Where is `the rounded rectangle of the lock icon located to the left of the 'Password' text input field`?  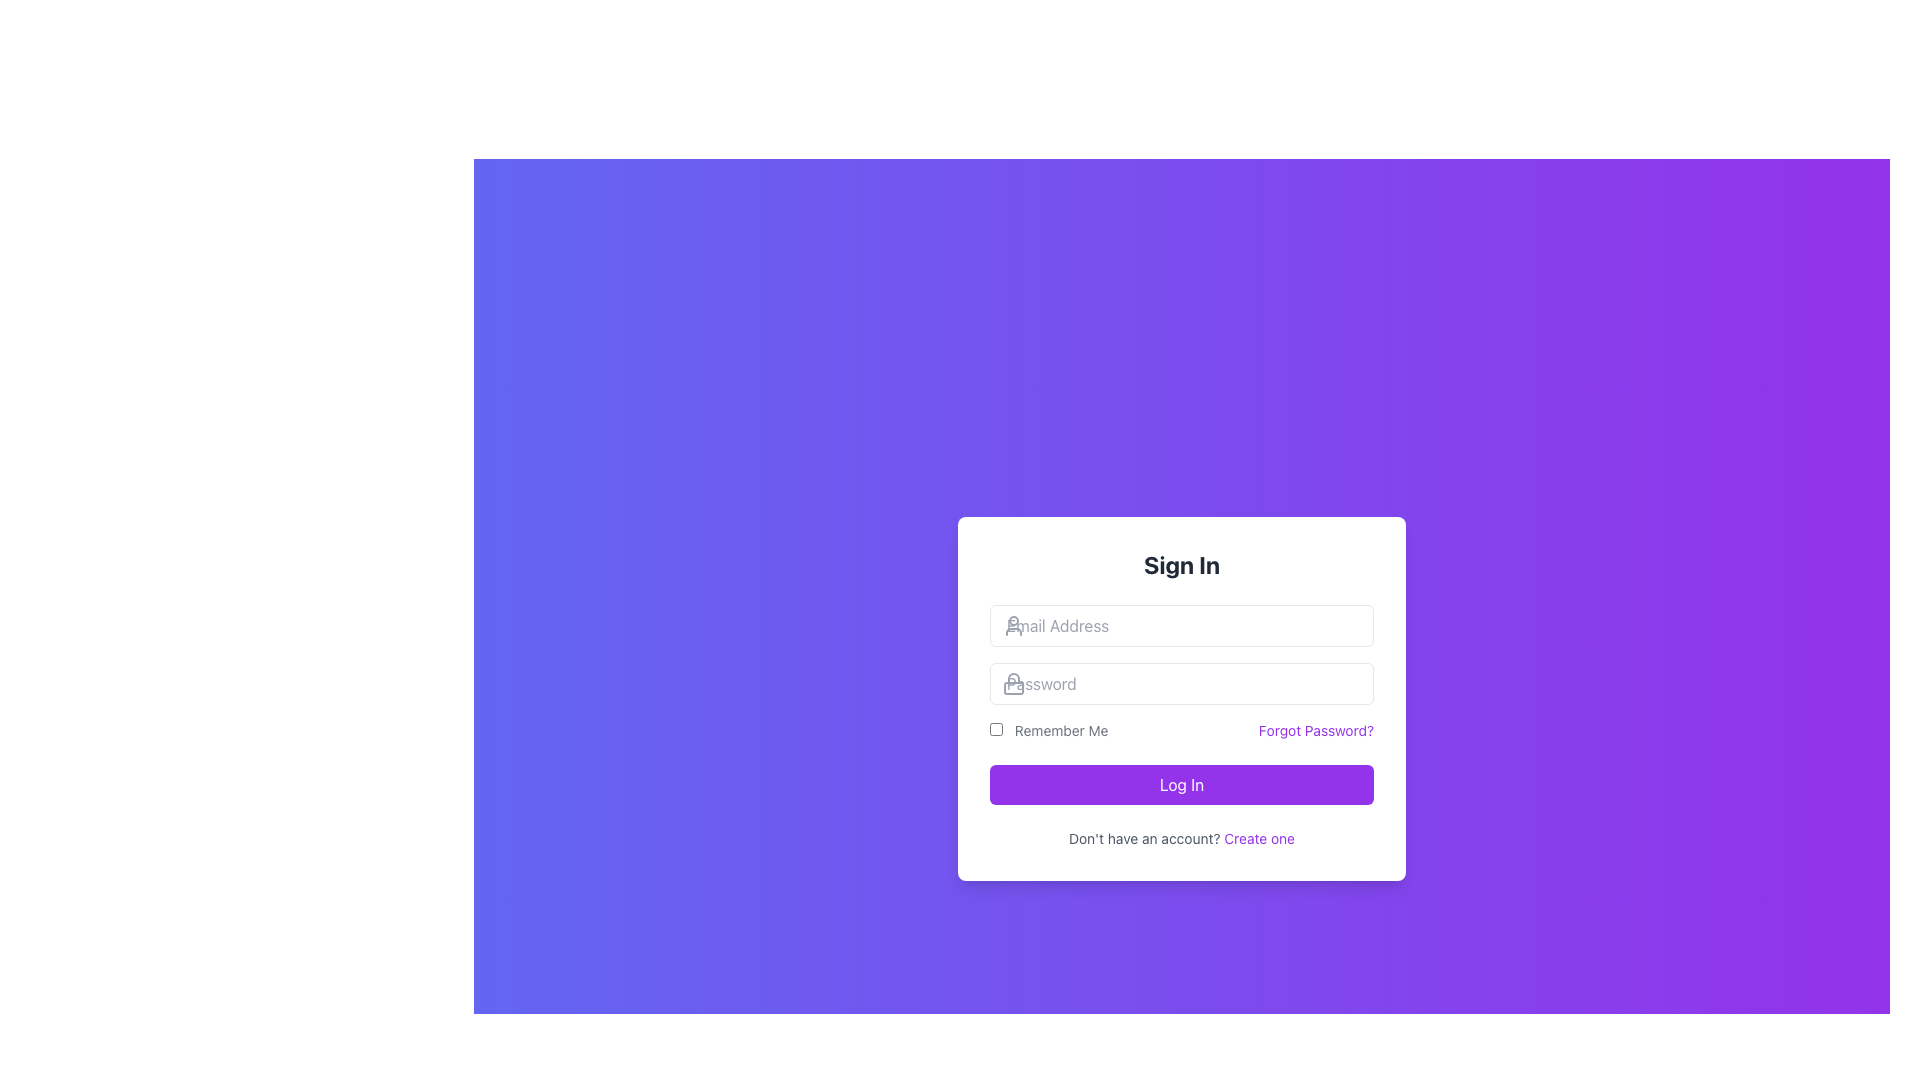
the rounded rectangle of the lock icon located to the left of the 'Password' text input field is located at coordinates (1013, 687).